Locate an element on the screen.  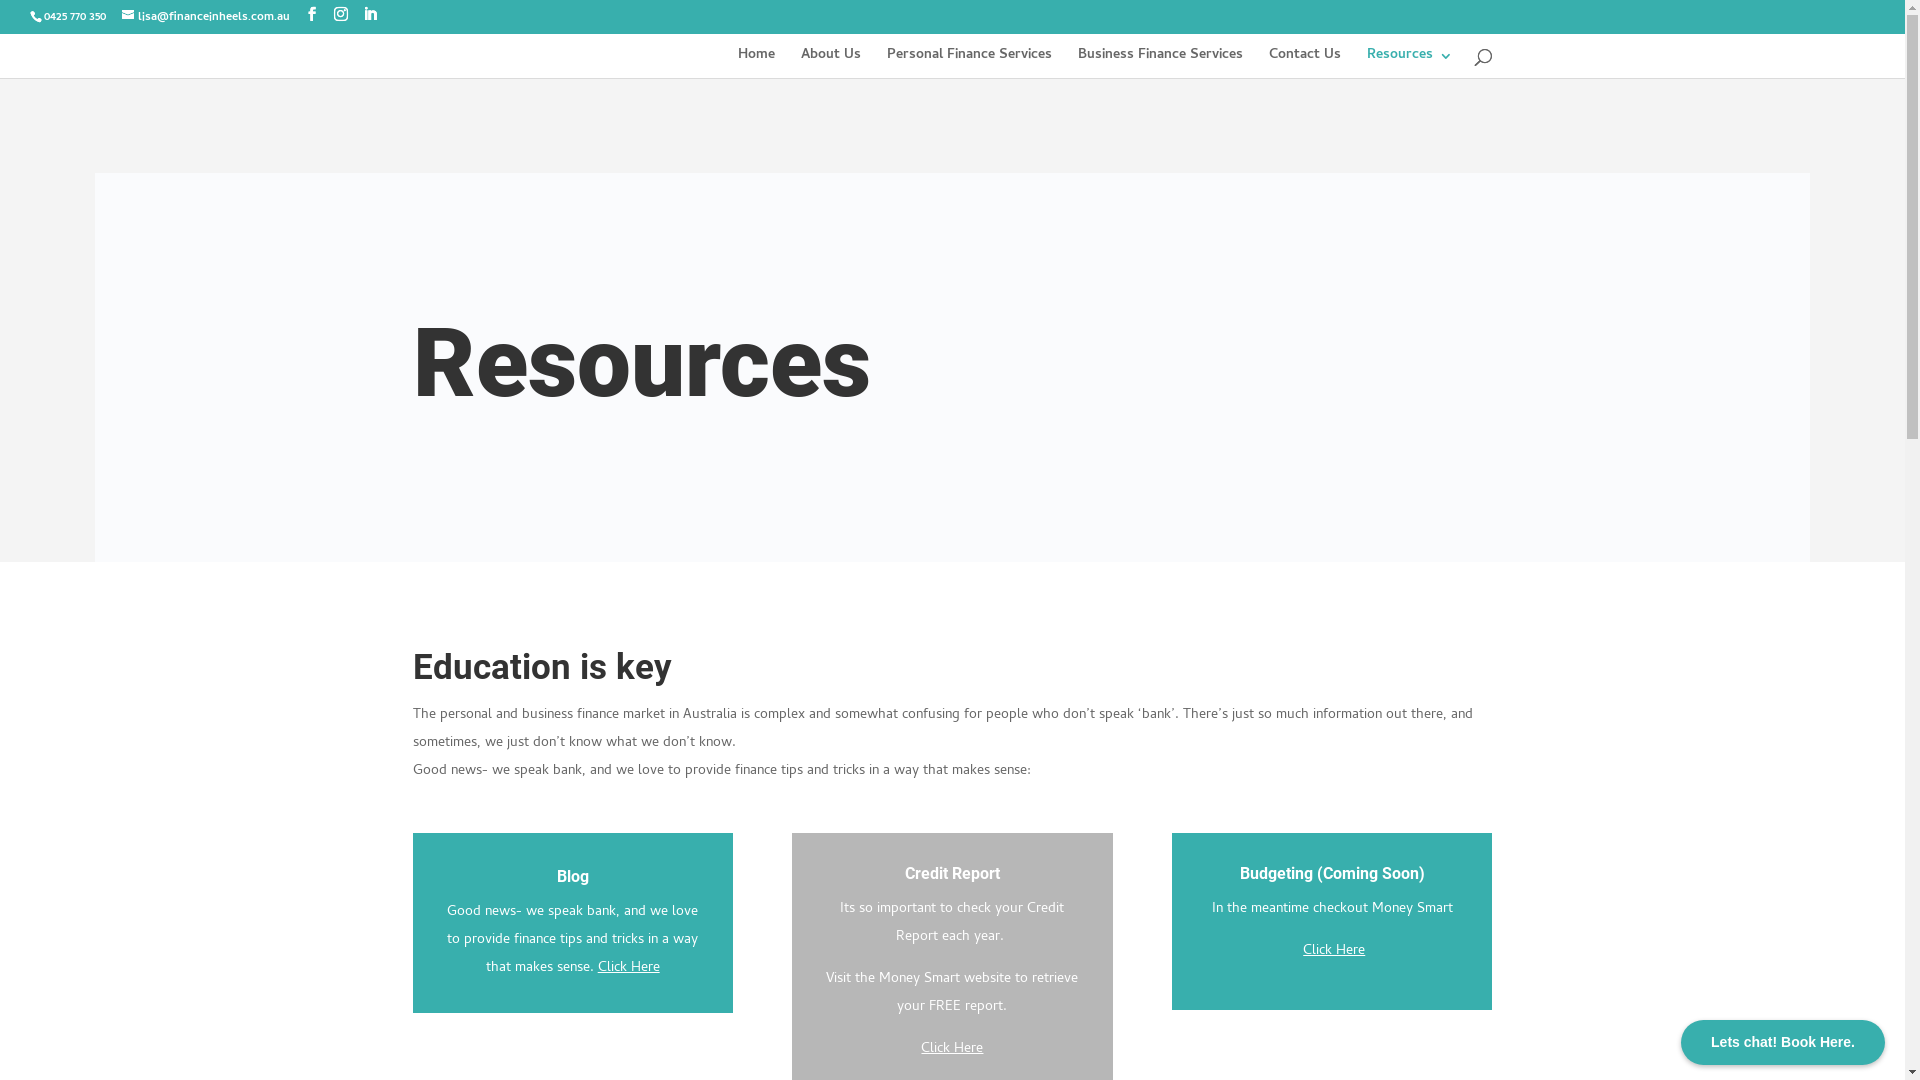
'About Us' is located at coordinates (830, 62).